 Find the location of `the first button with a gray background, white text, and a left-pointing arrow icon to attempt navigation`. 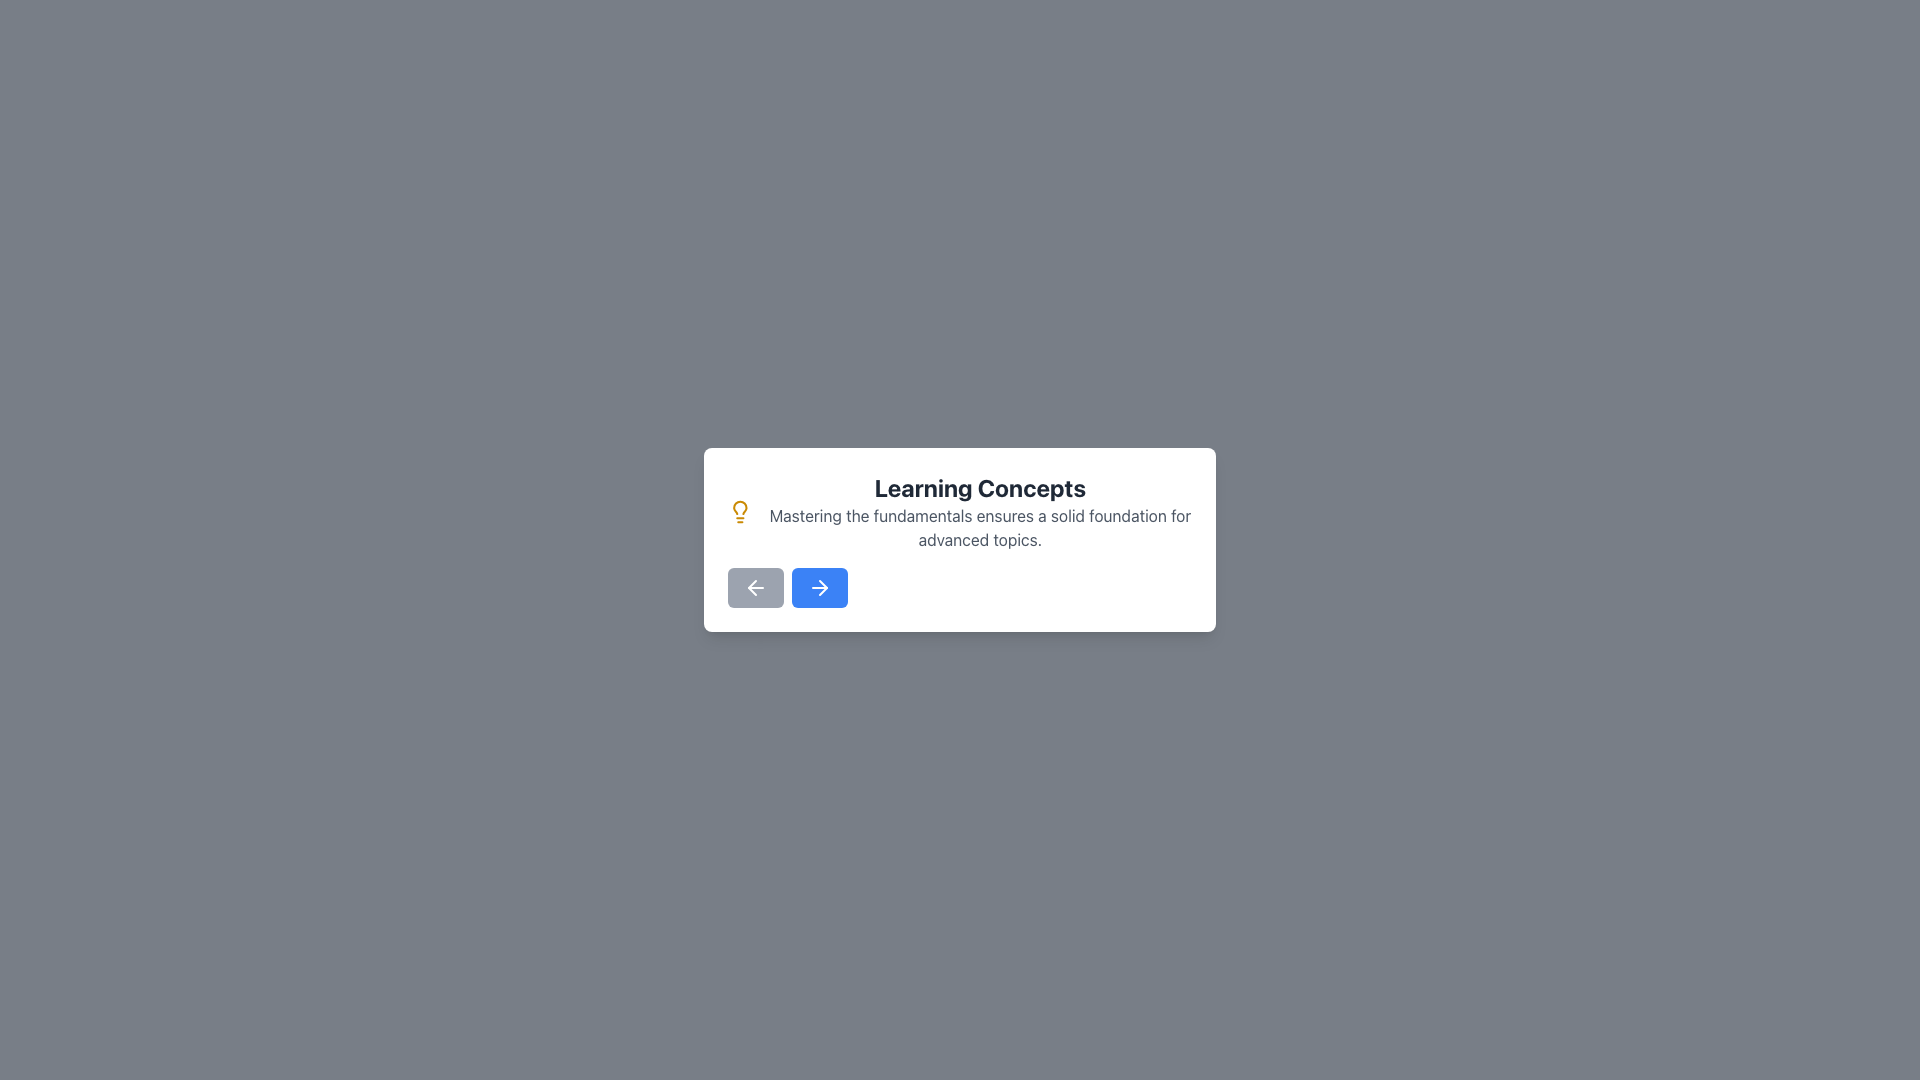

the first button with a gray background, white text, and a left-pointing arrow icon to attempt navigation is located at coordinates (754, 586).